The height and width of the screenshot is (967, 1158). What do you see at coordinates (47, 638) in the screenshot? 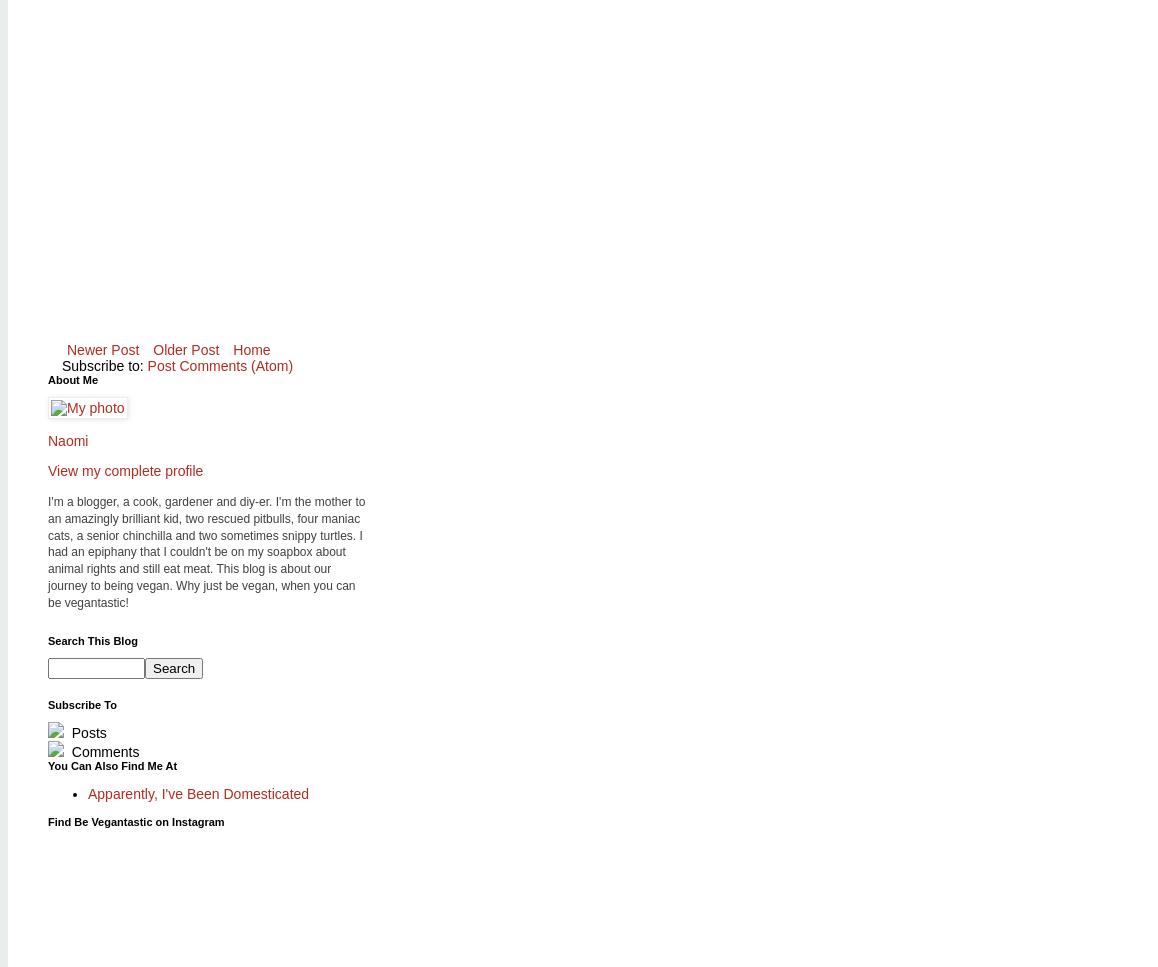
I see `'Search This Blog'` at bounding box center [47, 638].